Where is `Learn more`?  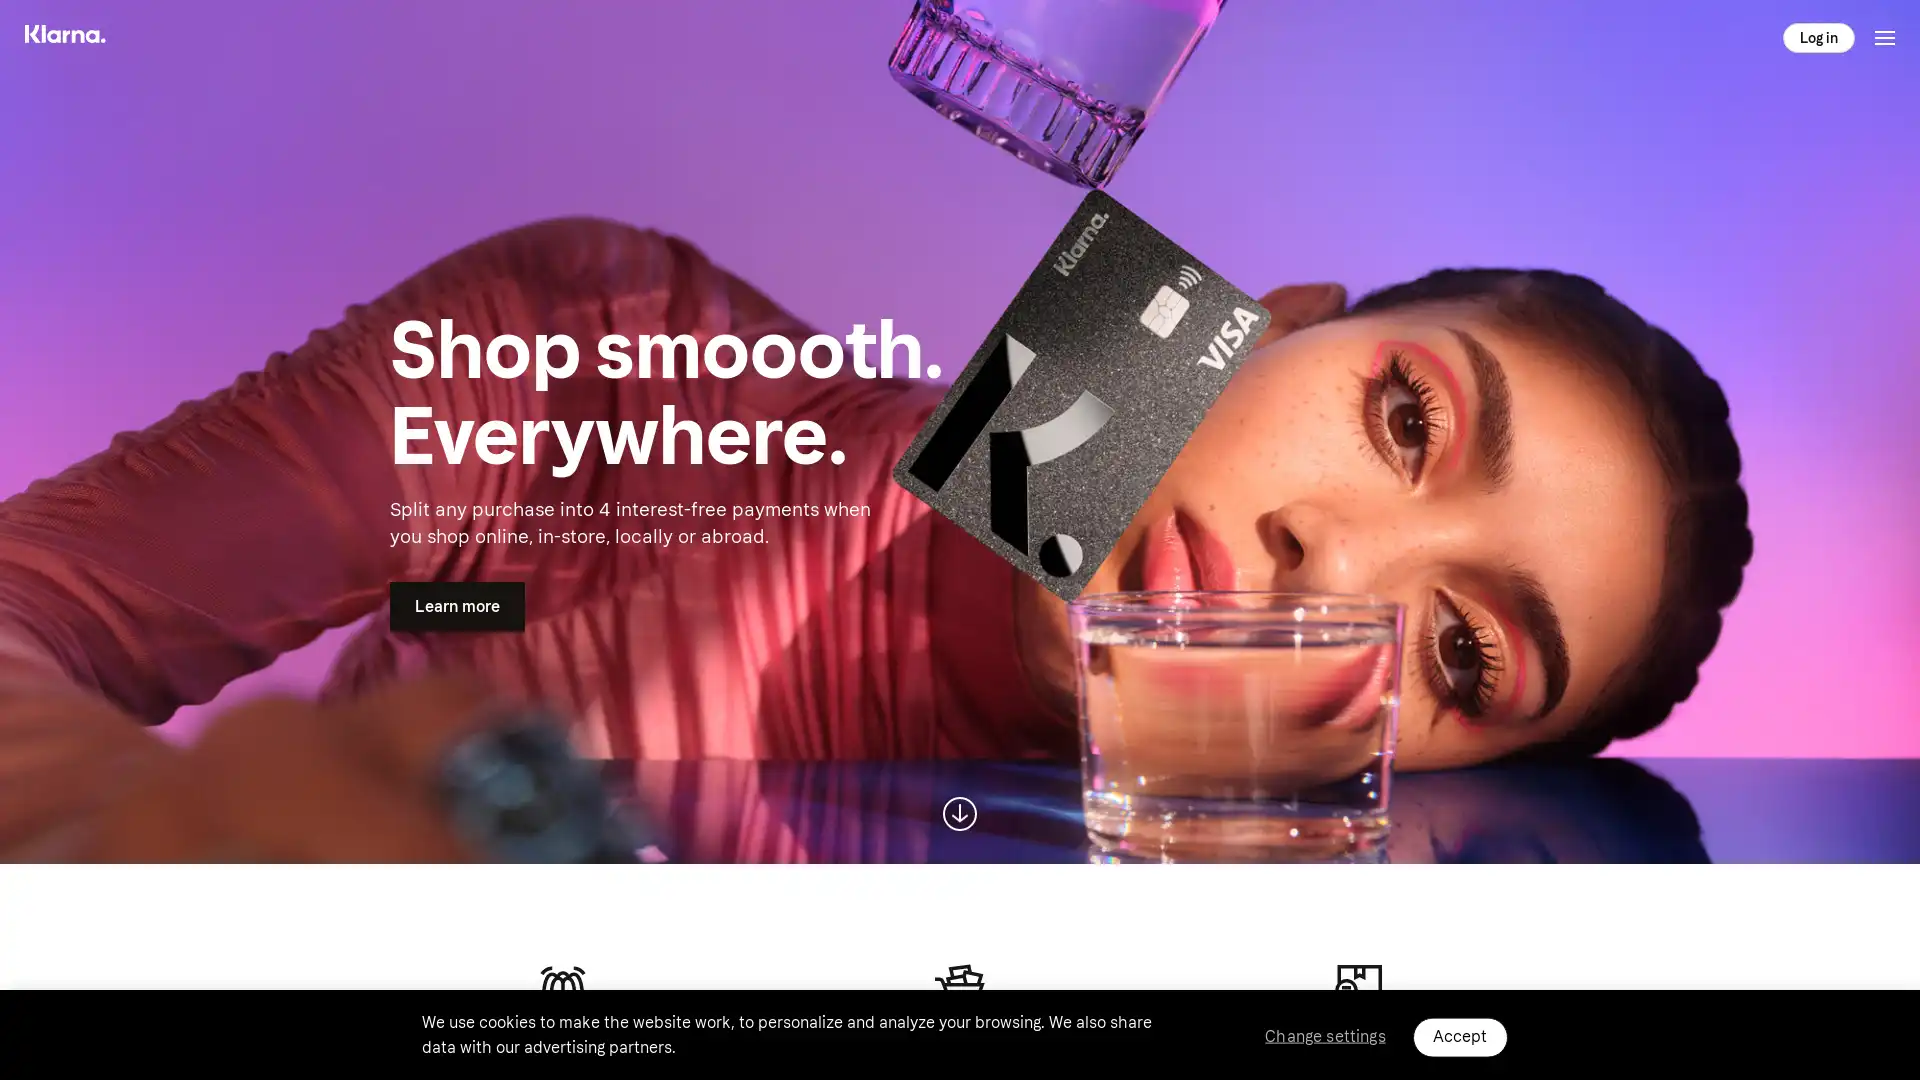
Learn more is located at coordinates (456, 604).